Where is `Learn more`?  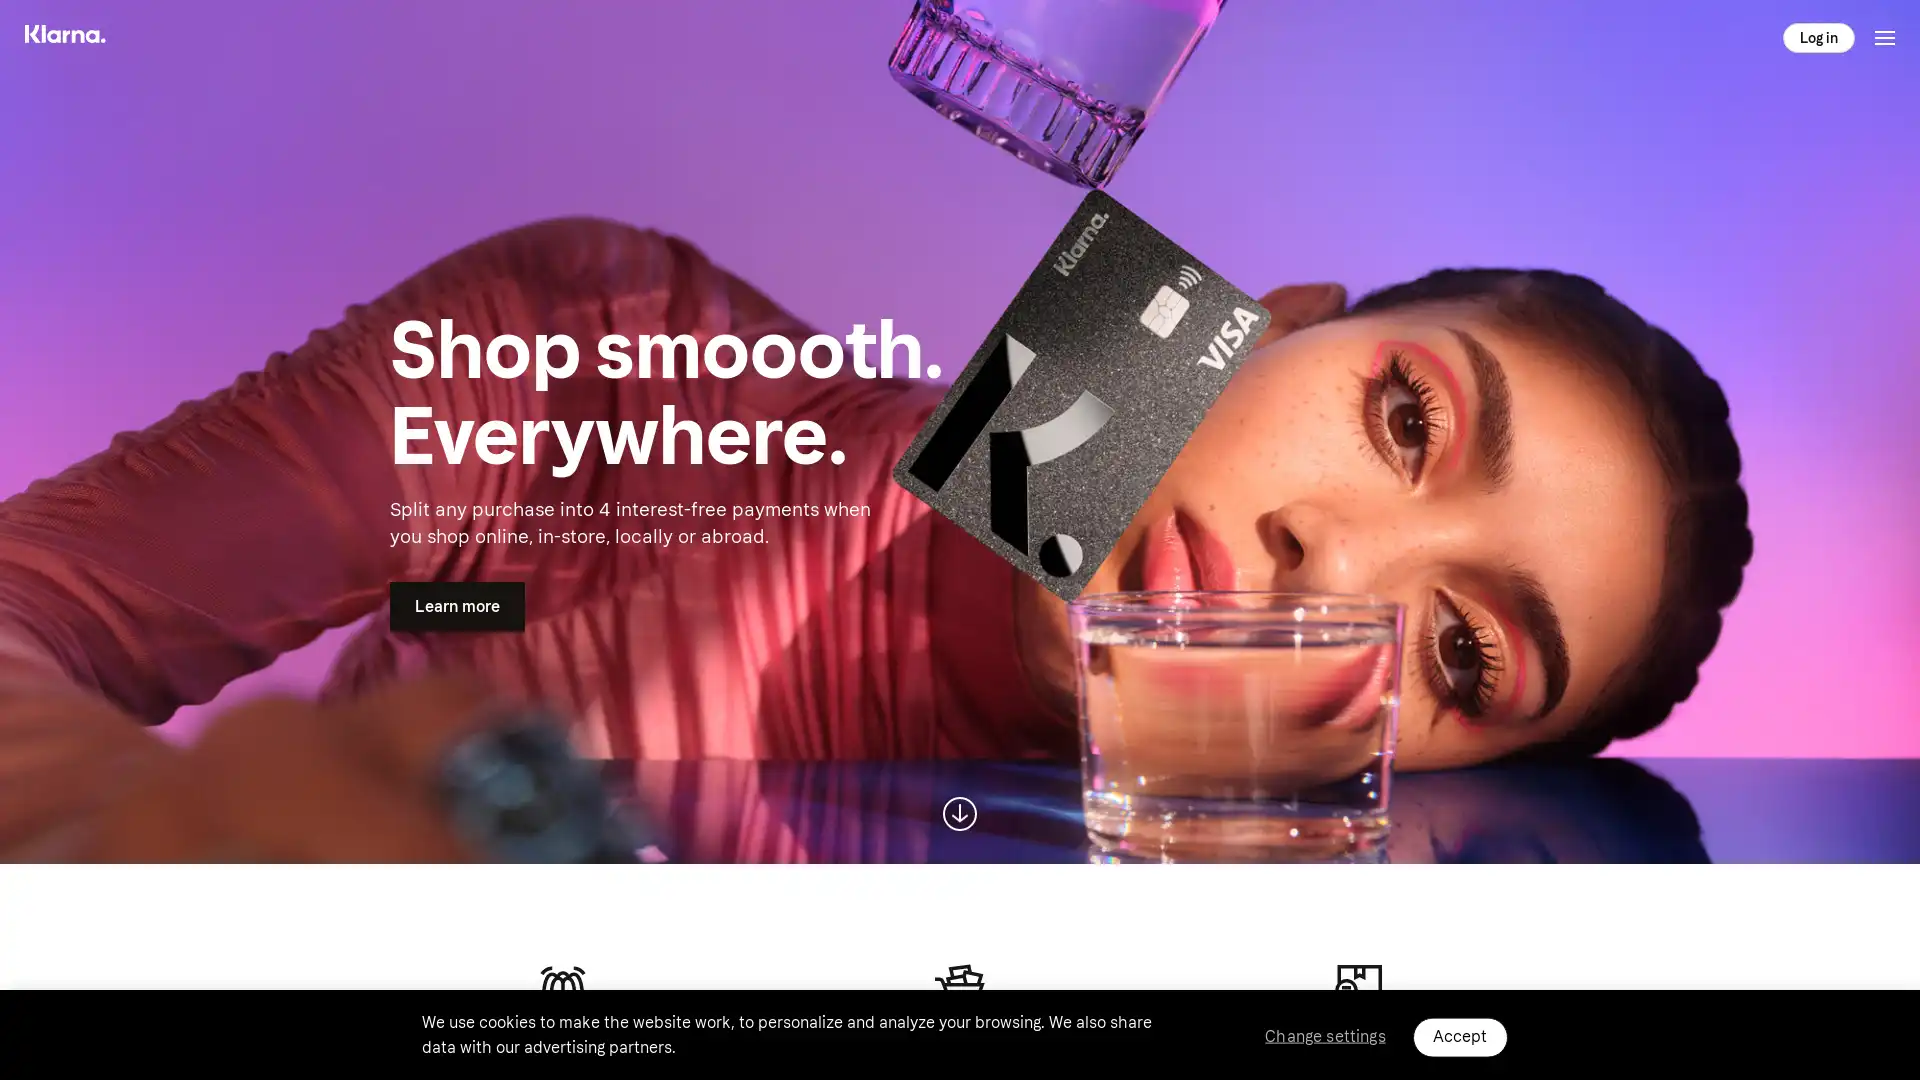
Learn more is located at coordinates (456, 604).